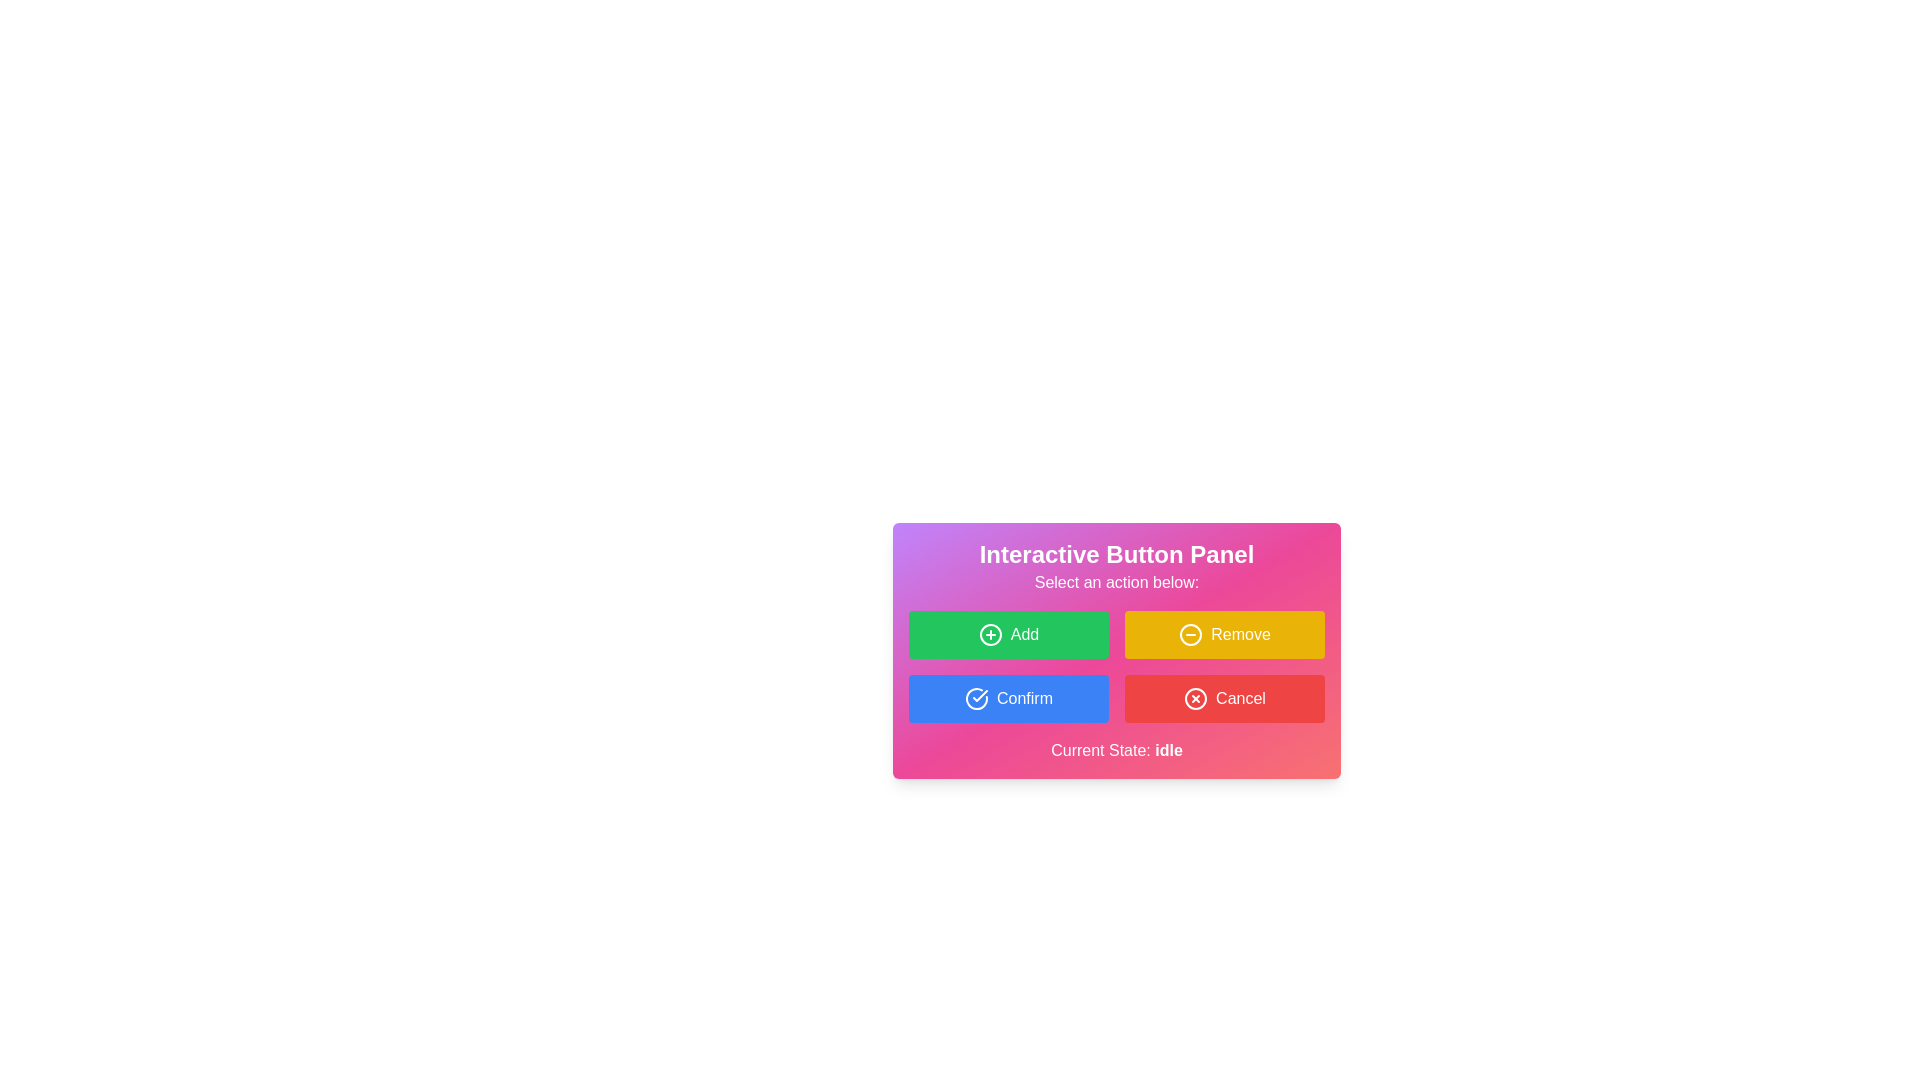 This screenshot has height=1080, width=1920. What do you see at coordinates (1116, 751) in the screenshot?
I see `the text label that displays 'Current State: idle' located at the bottom center of the panel` at bounding box center [1116, 751].